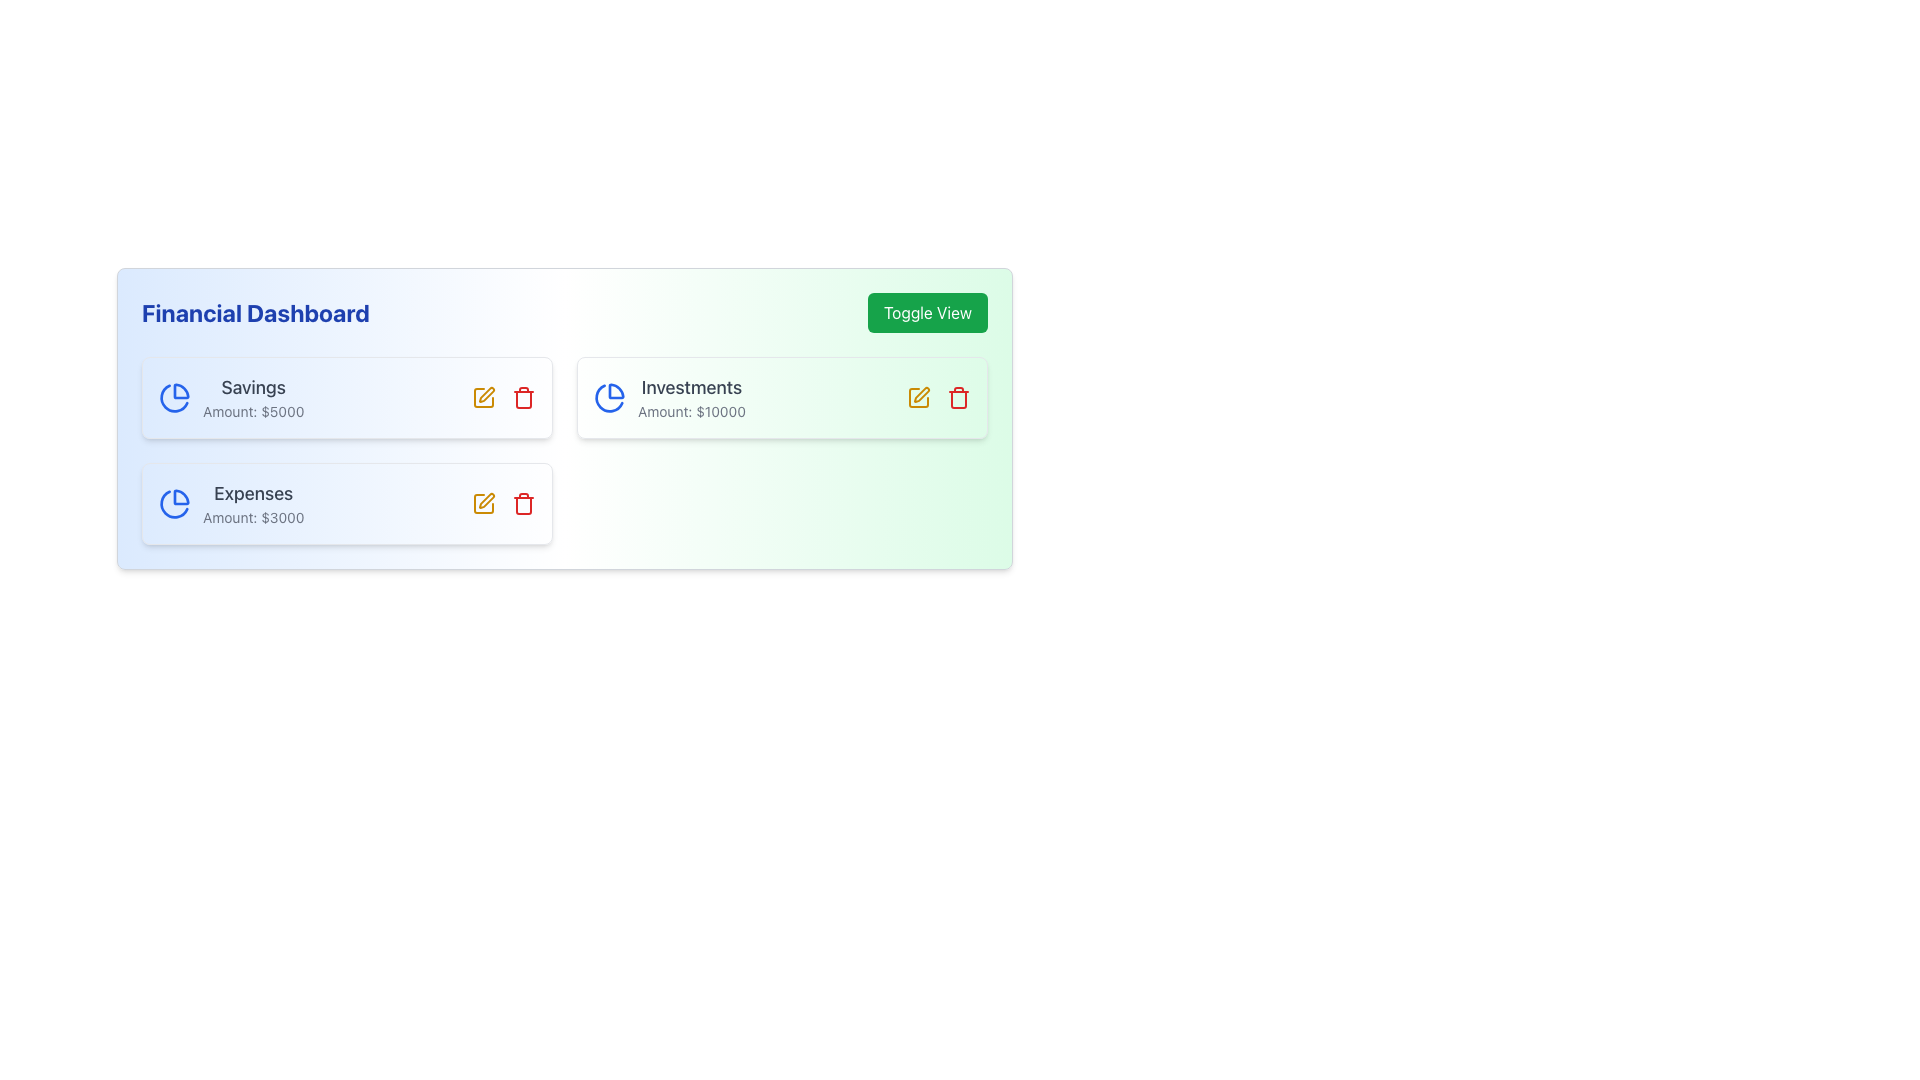 The width and height of the screenshot is (1920, 1080). Describe the element at coordinates (615, 391) in the screenshot. I see `the pie chart segment icon within the Investments card located in the upper-right section of the interface` at that location.